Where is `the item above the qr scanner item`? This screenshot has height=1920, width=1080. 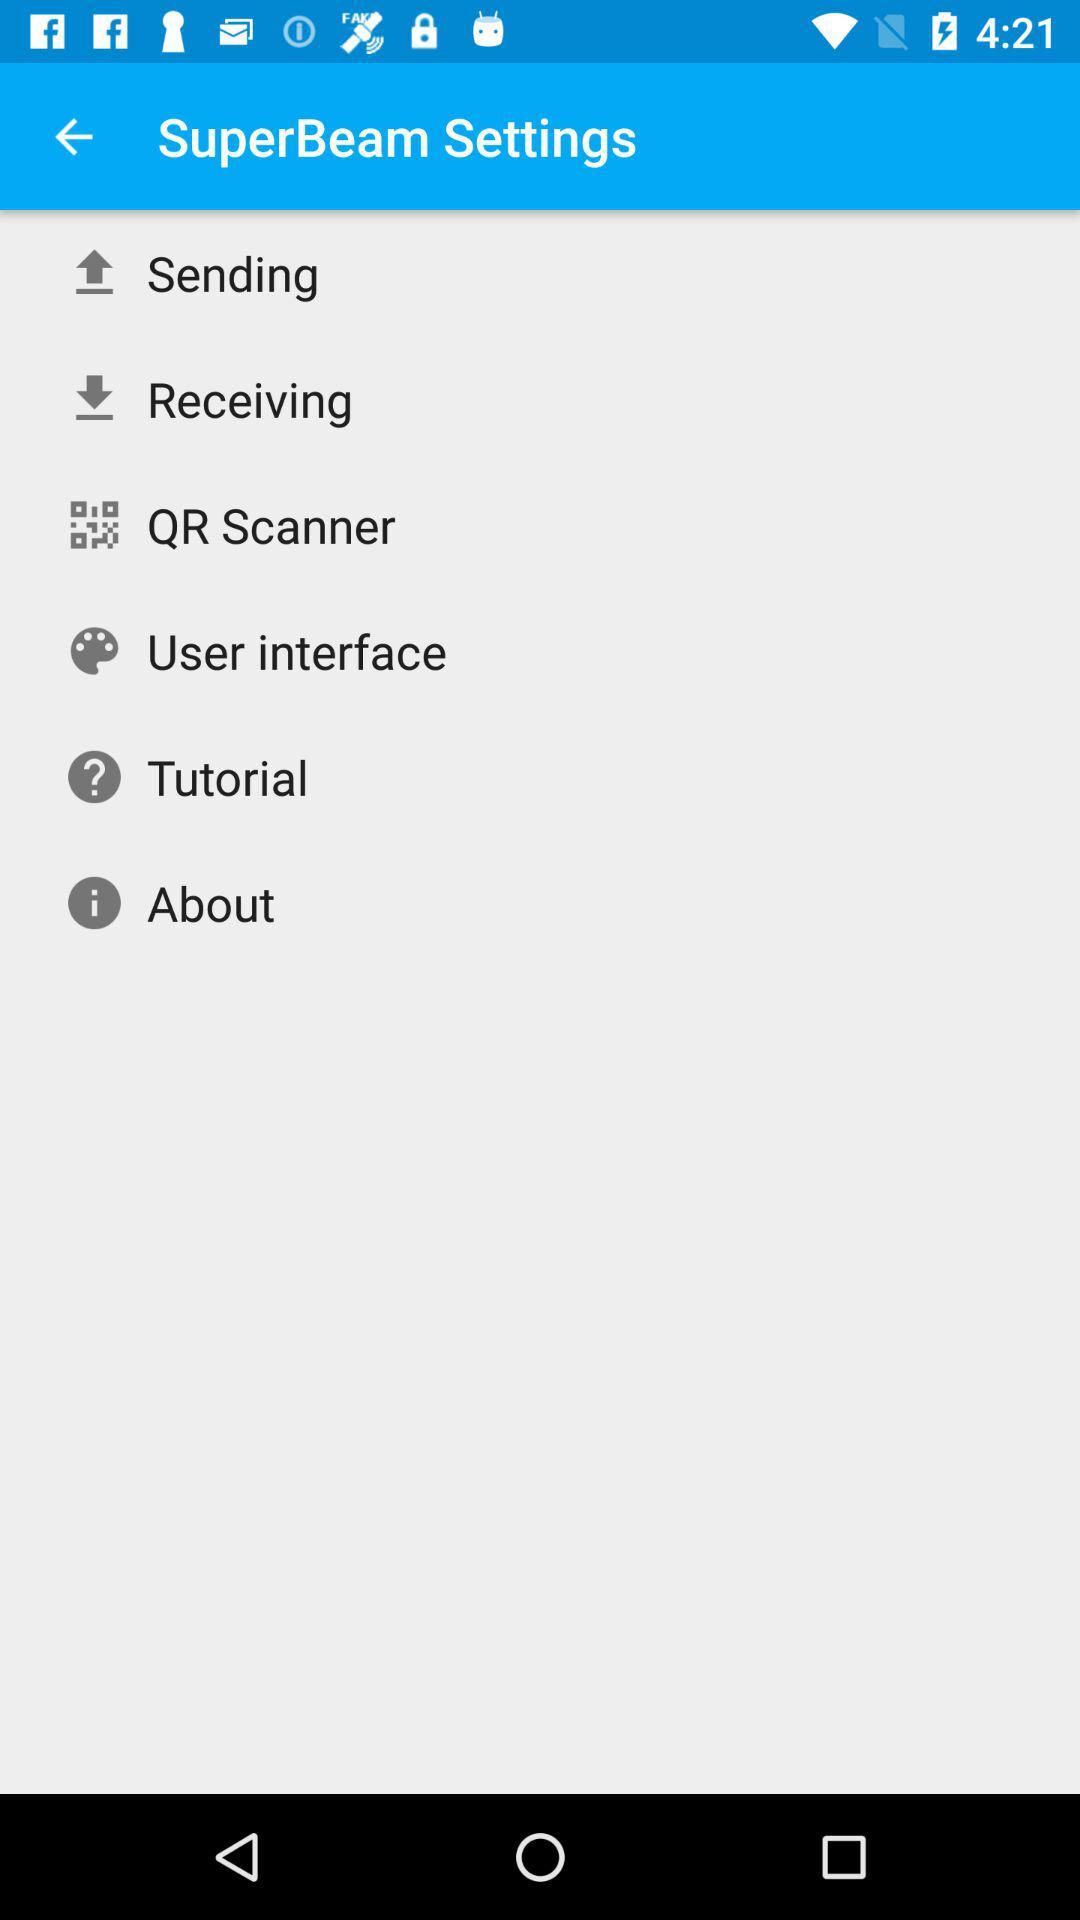 the item above the qr scanner item is located at coordinates (249, 398).